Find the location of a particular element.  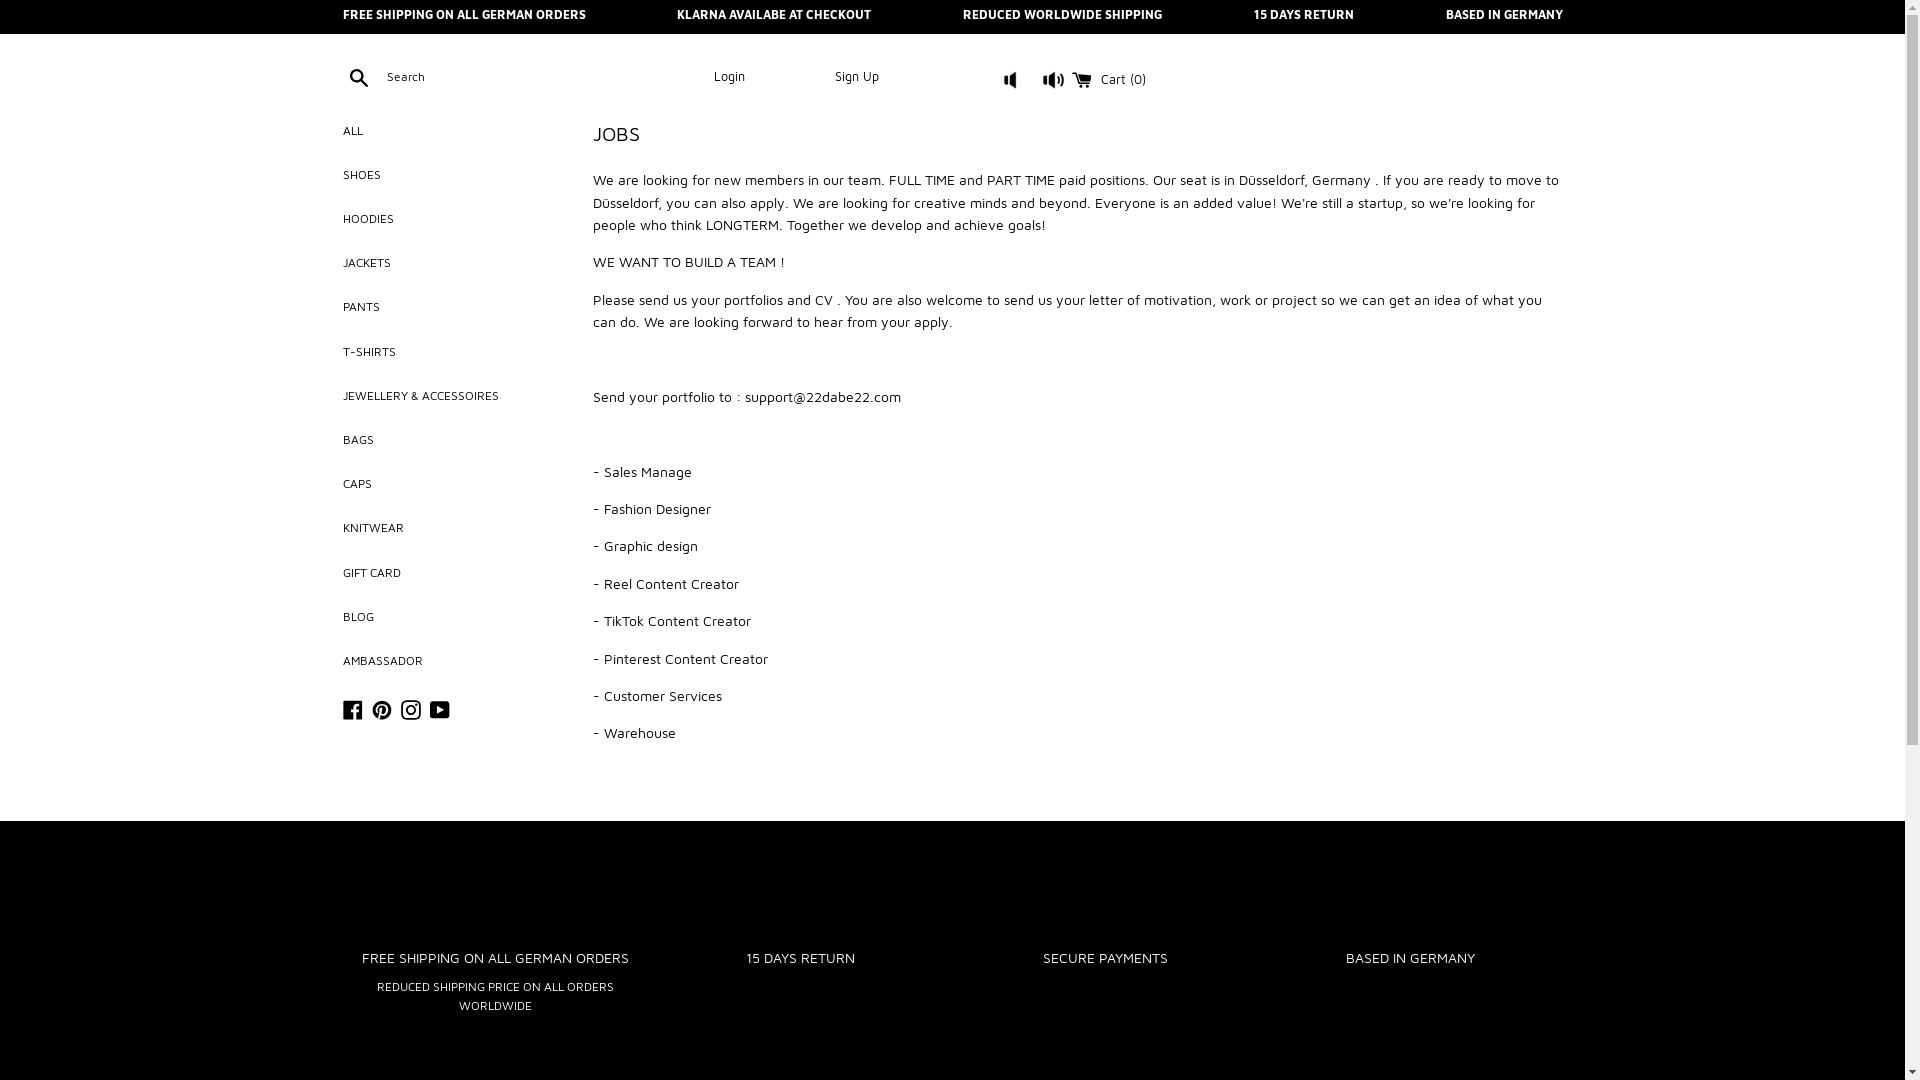

'GIFT CARD' is located at coordinates (450, 572).